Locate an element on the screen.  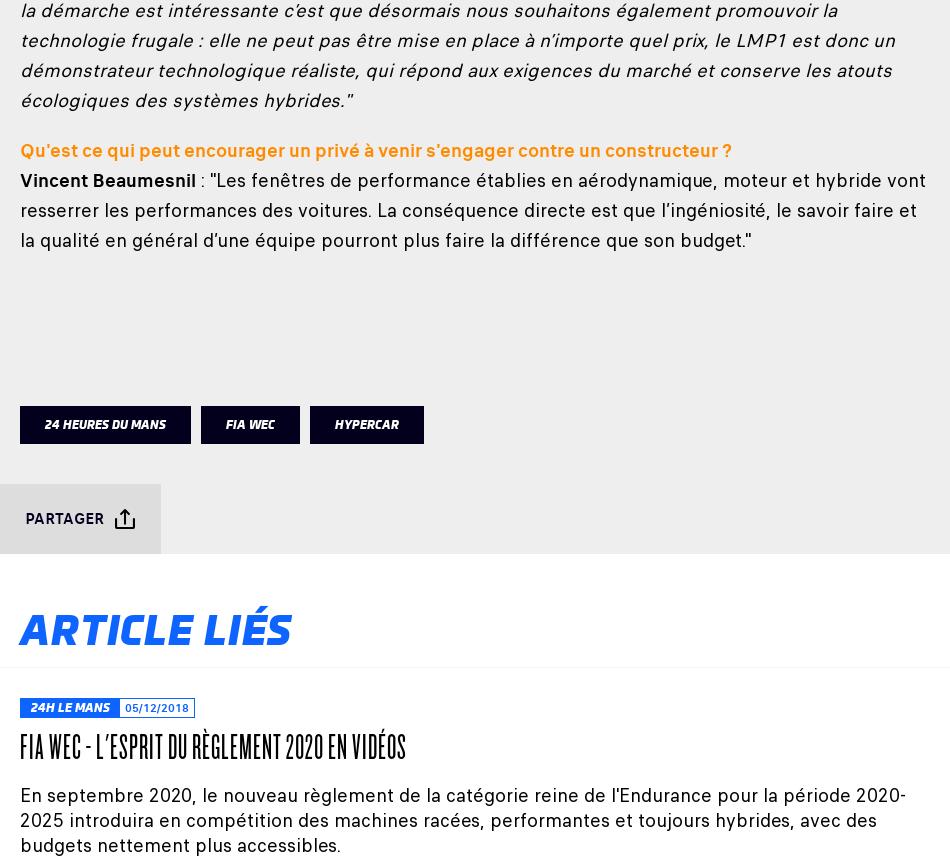
'Article liés' is located at coordinates (20, 629).